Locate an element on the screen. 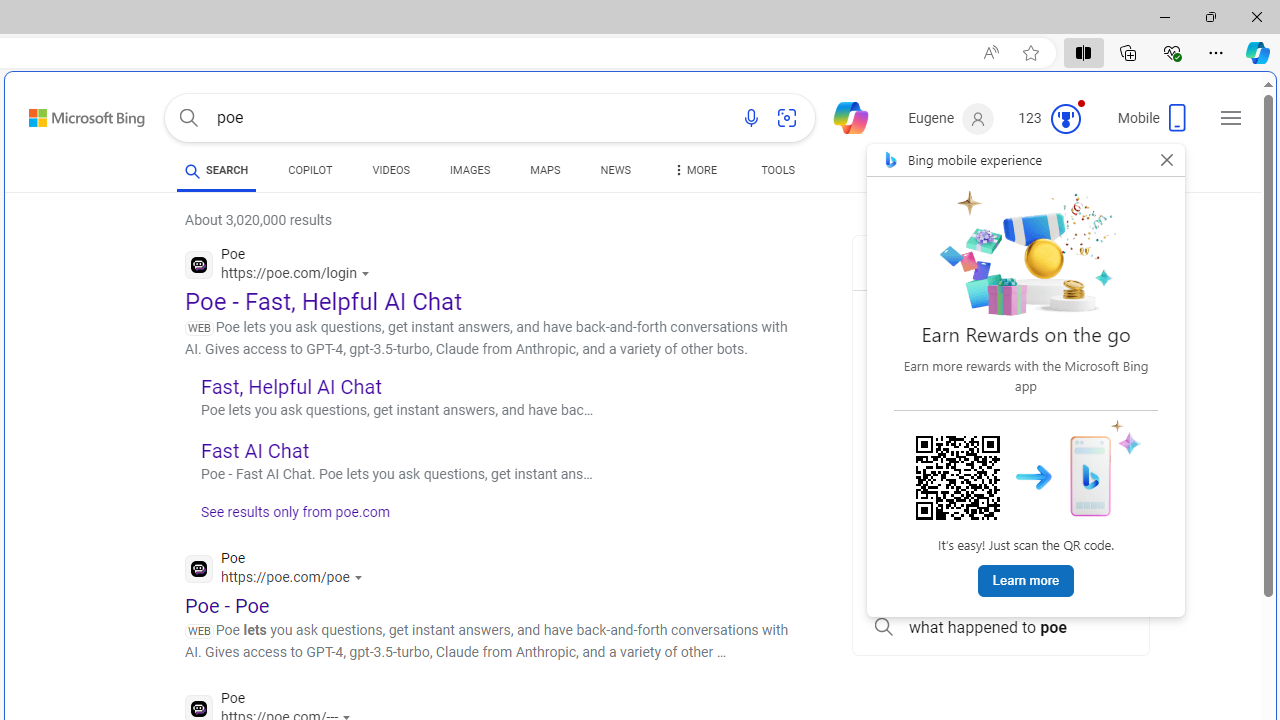 This screenshot has height=720, width=1280. 'SEARCH' is located at coordinates (216, 170).